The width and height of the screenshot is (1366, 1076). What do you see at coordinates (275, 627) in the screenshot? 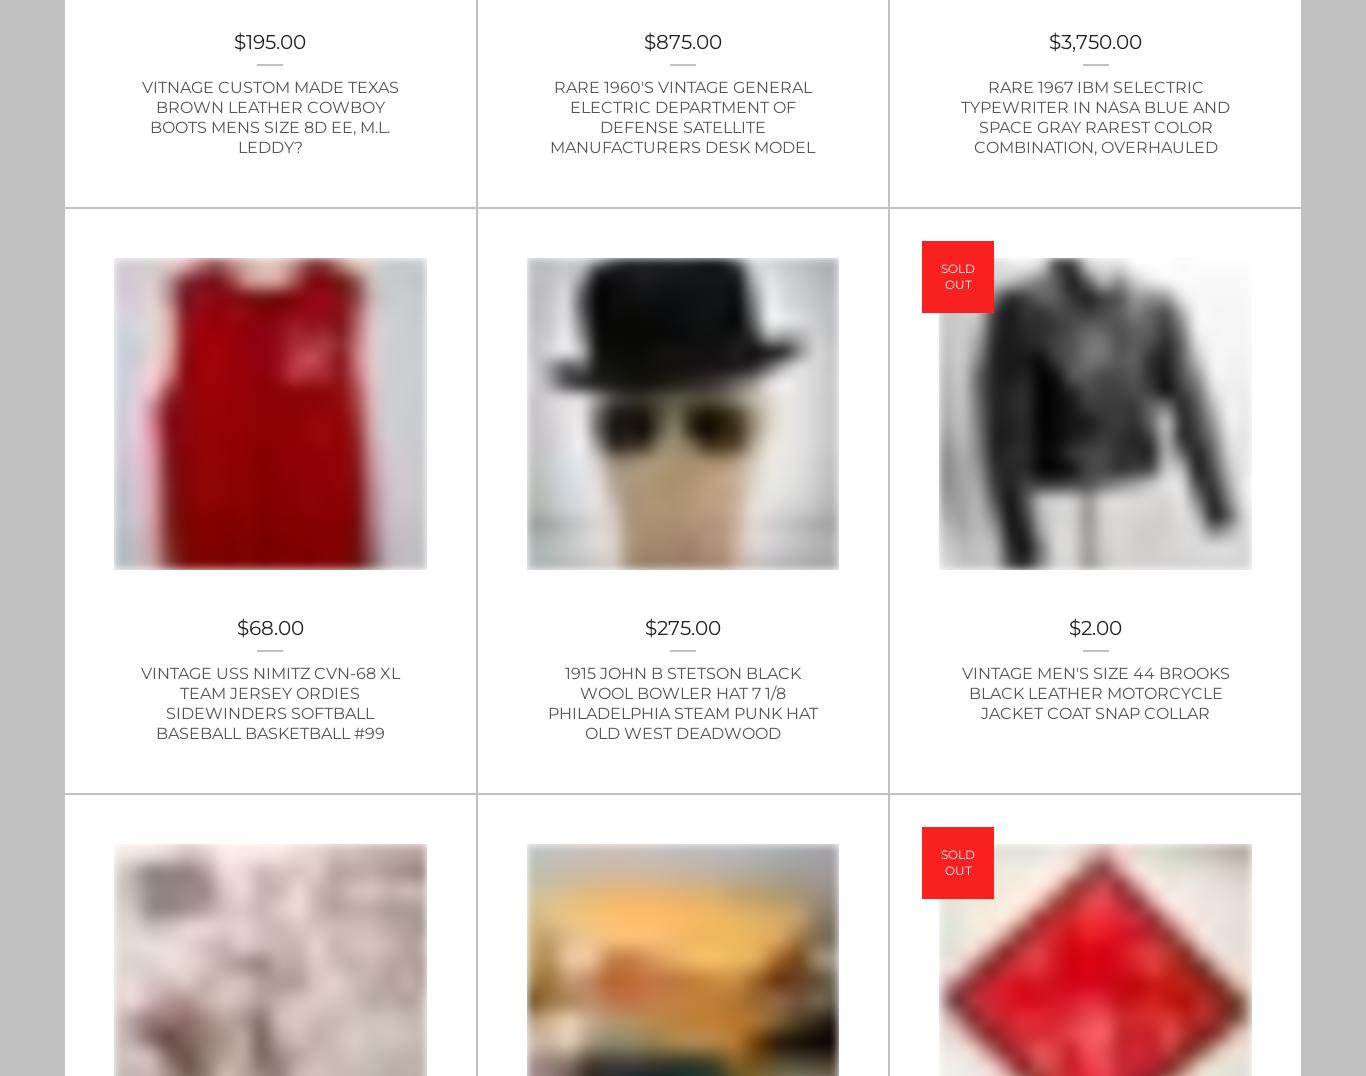
I see `'68.00'` at bounding box center [275, 627].